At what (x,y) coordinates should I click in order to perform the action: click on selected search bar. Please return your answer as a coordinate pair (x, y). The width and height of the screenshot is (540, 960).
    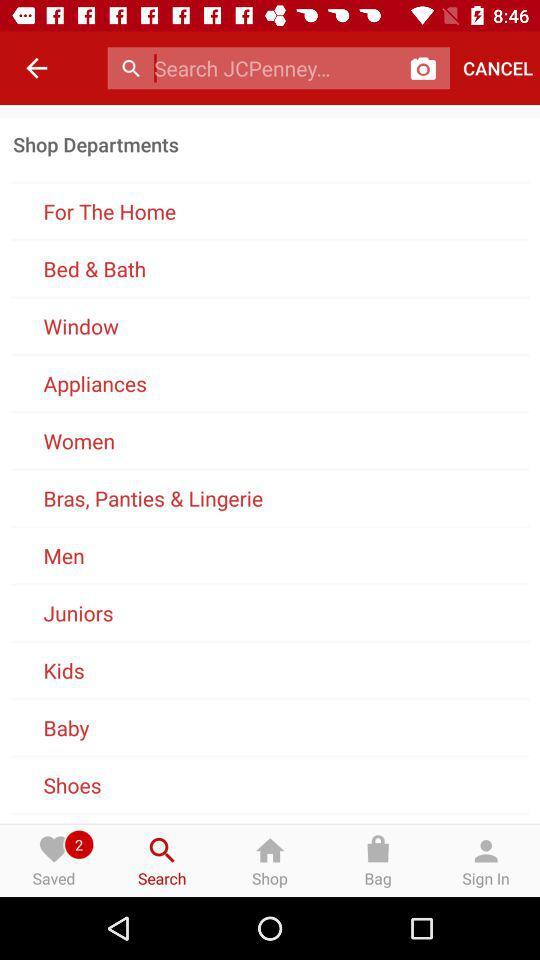
    Looking at the image, I should click on (274, 68).